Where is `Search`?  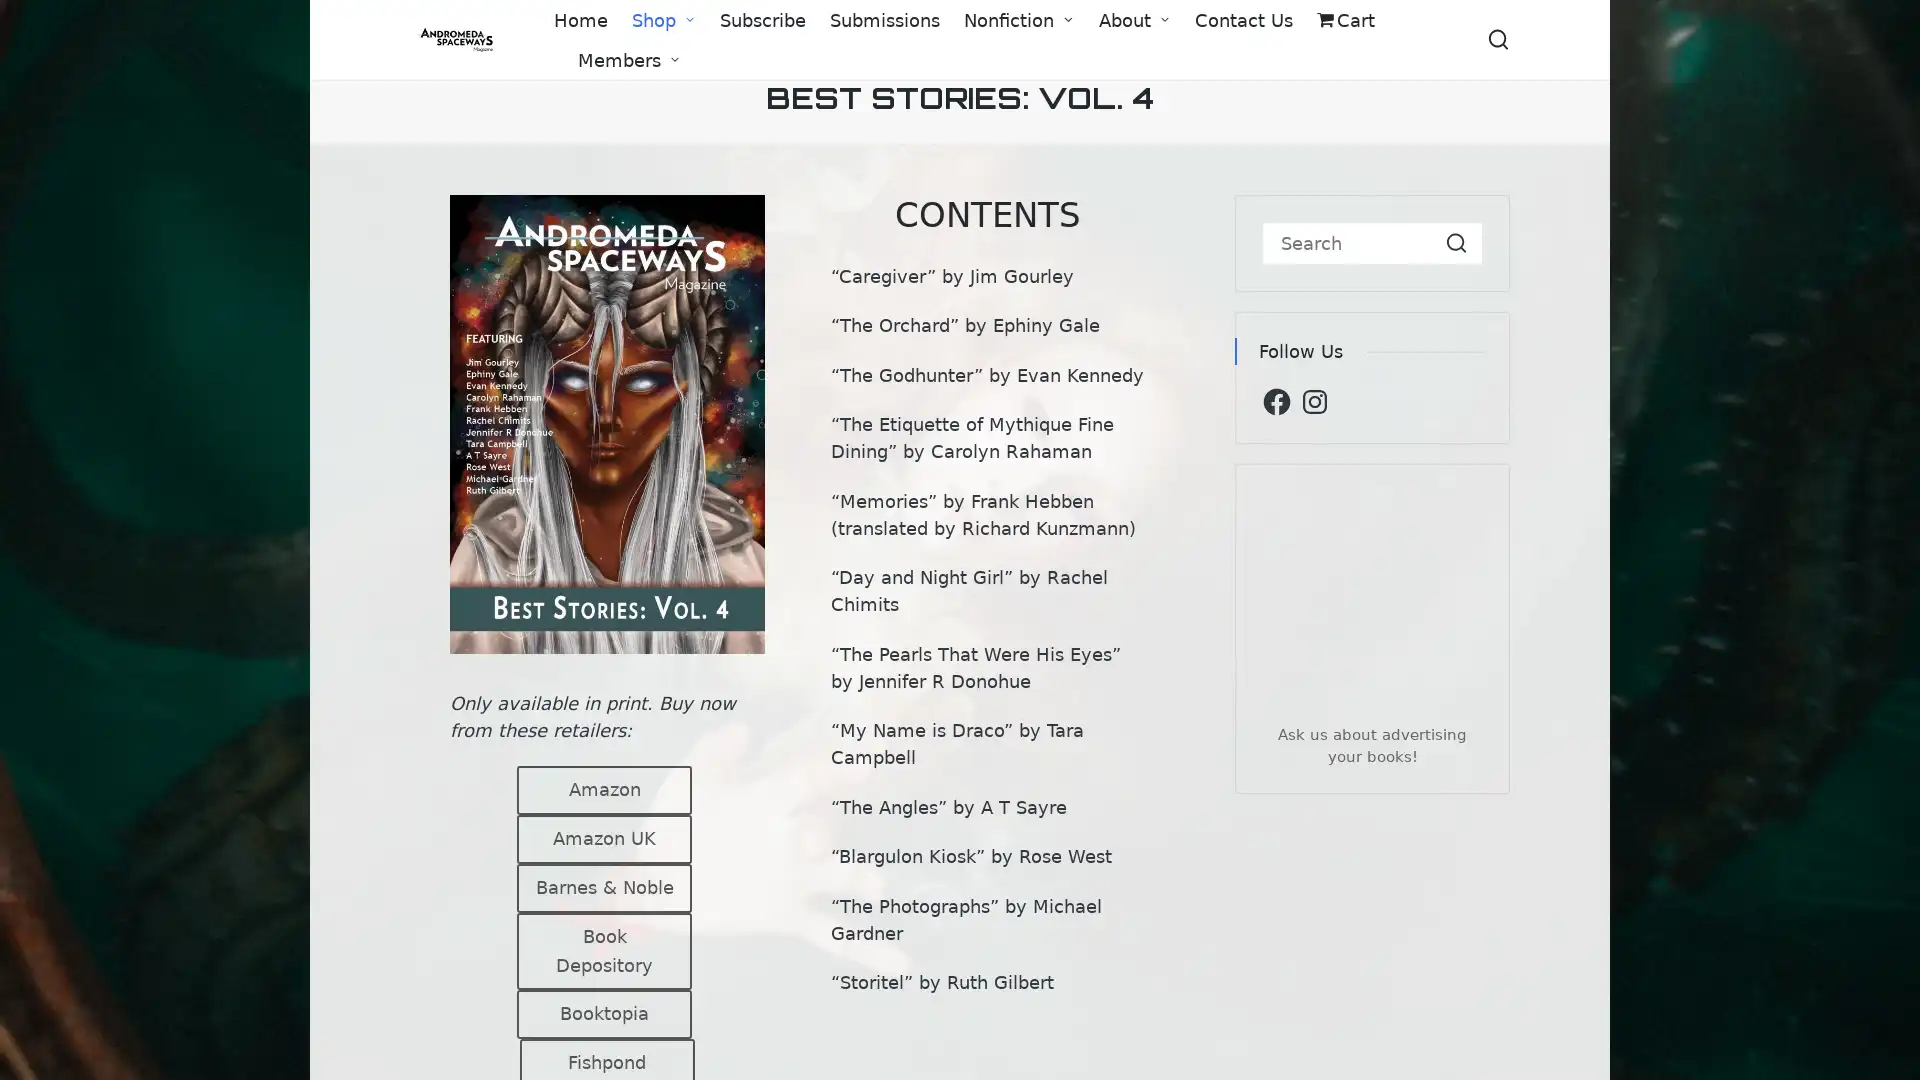 Search is located at coordinates (1456, 242).